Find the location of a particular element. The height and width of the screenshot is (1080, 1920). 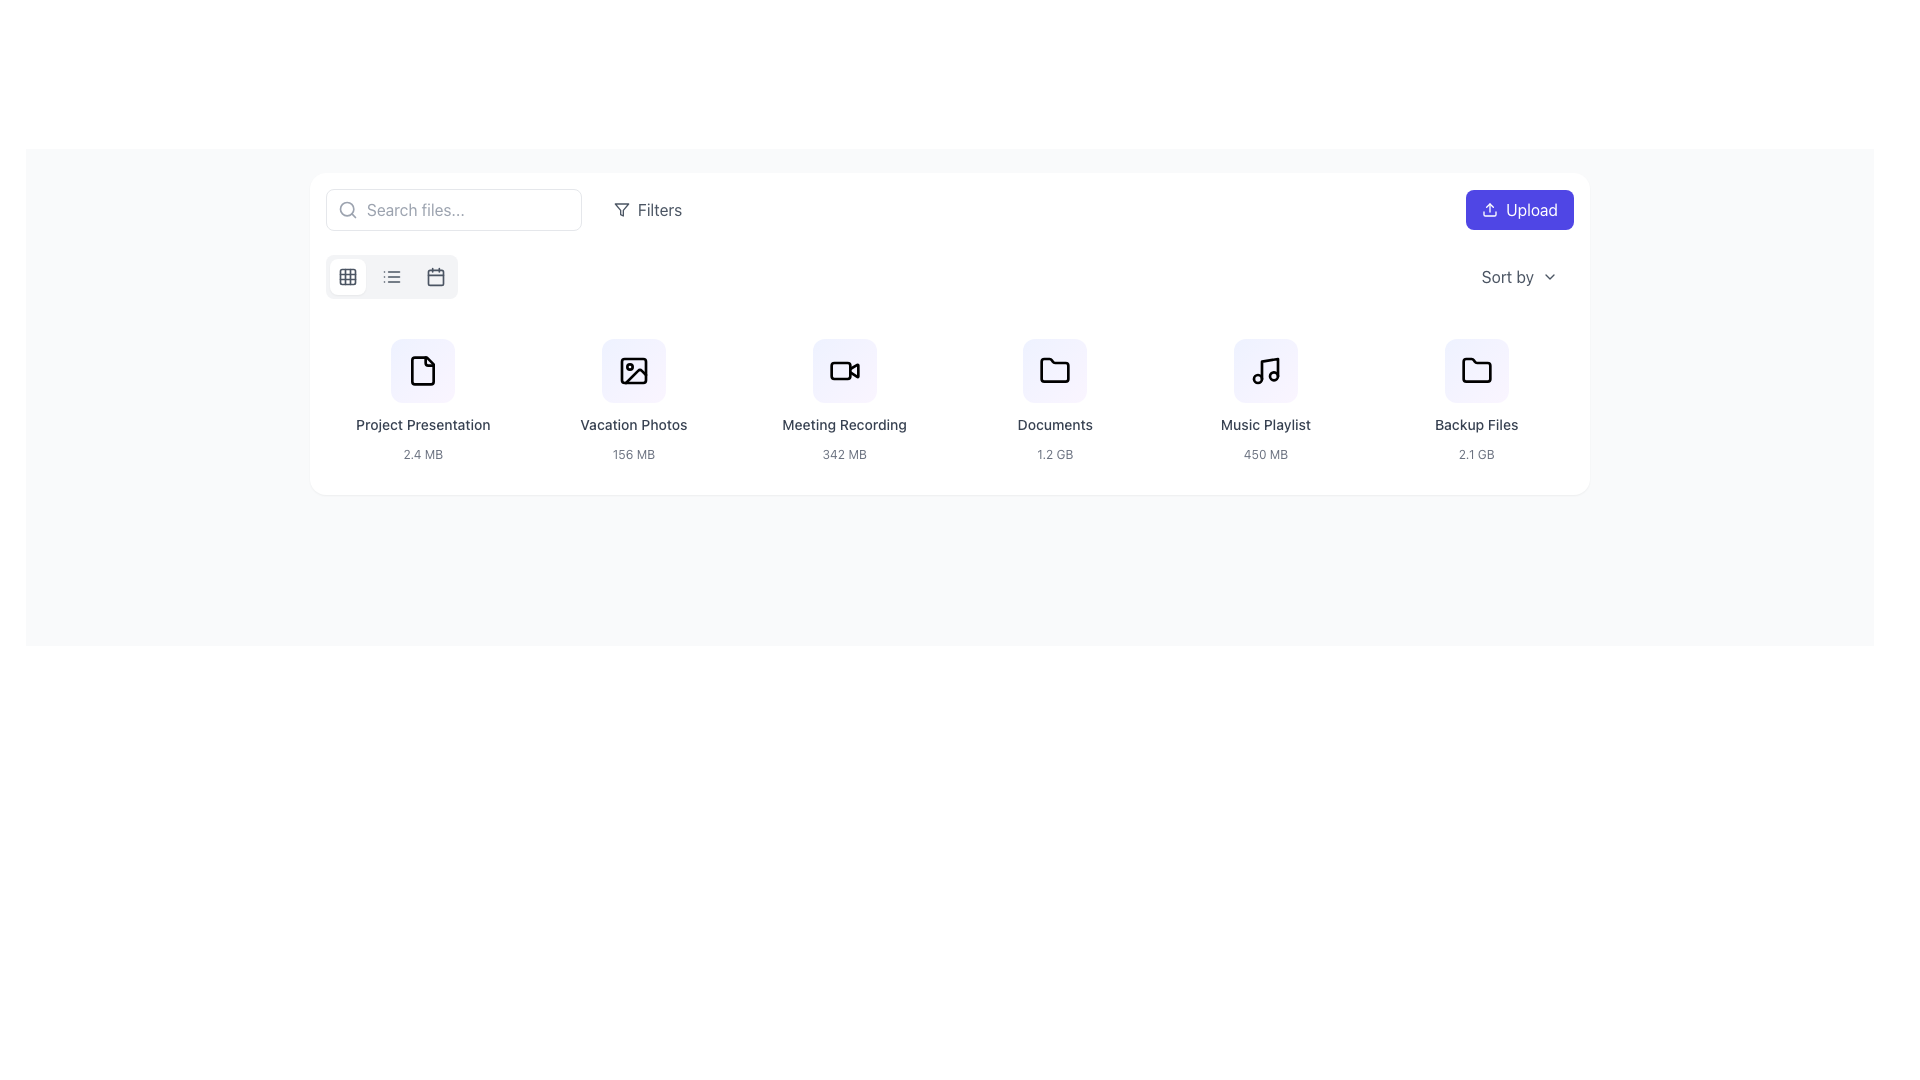

the second button in a horizontal set of three buttons is located at coordinates (392, 277).